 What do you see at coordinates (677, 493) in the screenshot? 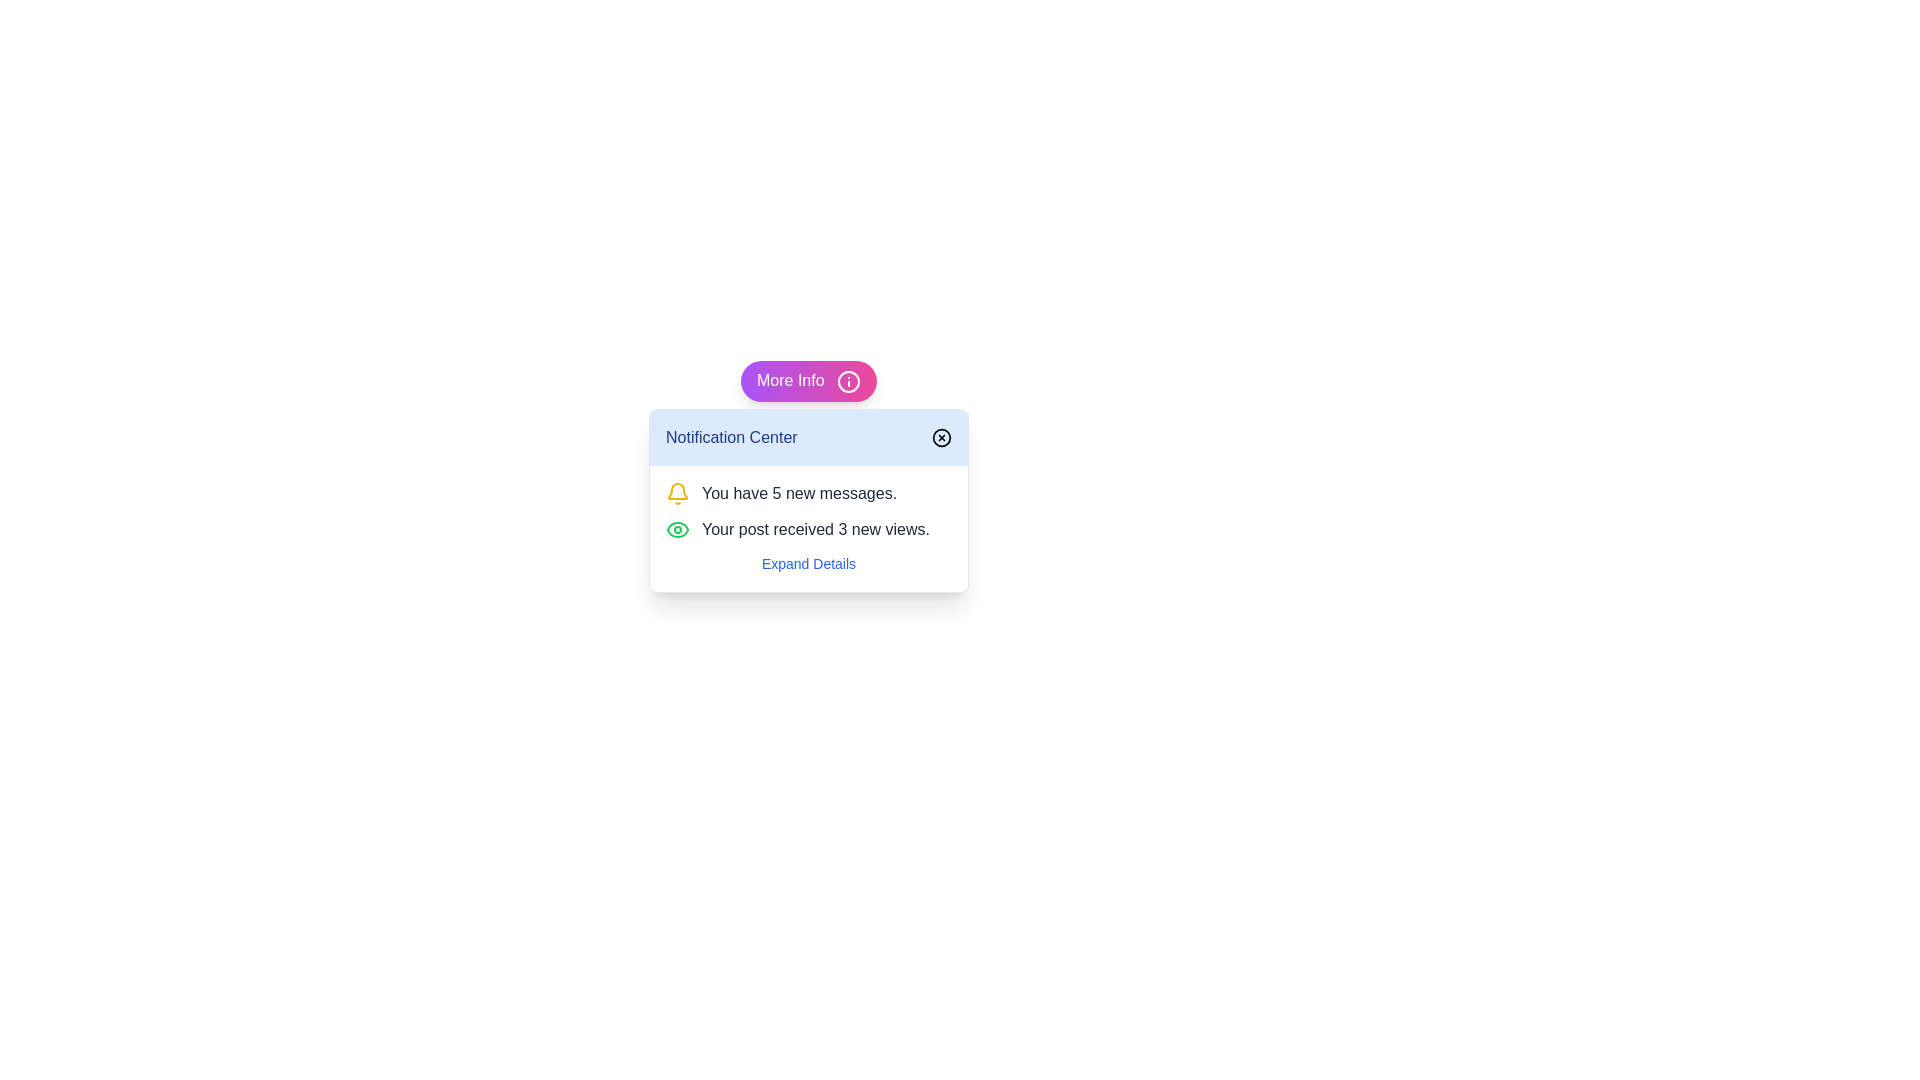
I see `the yellow bell icon that resembles a notification symbol, positioned to the left of the text 'You have 5 new messages.'` at bounding box center [677, 493].